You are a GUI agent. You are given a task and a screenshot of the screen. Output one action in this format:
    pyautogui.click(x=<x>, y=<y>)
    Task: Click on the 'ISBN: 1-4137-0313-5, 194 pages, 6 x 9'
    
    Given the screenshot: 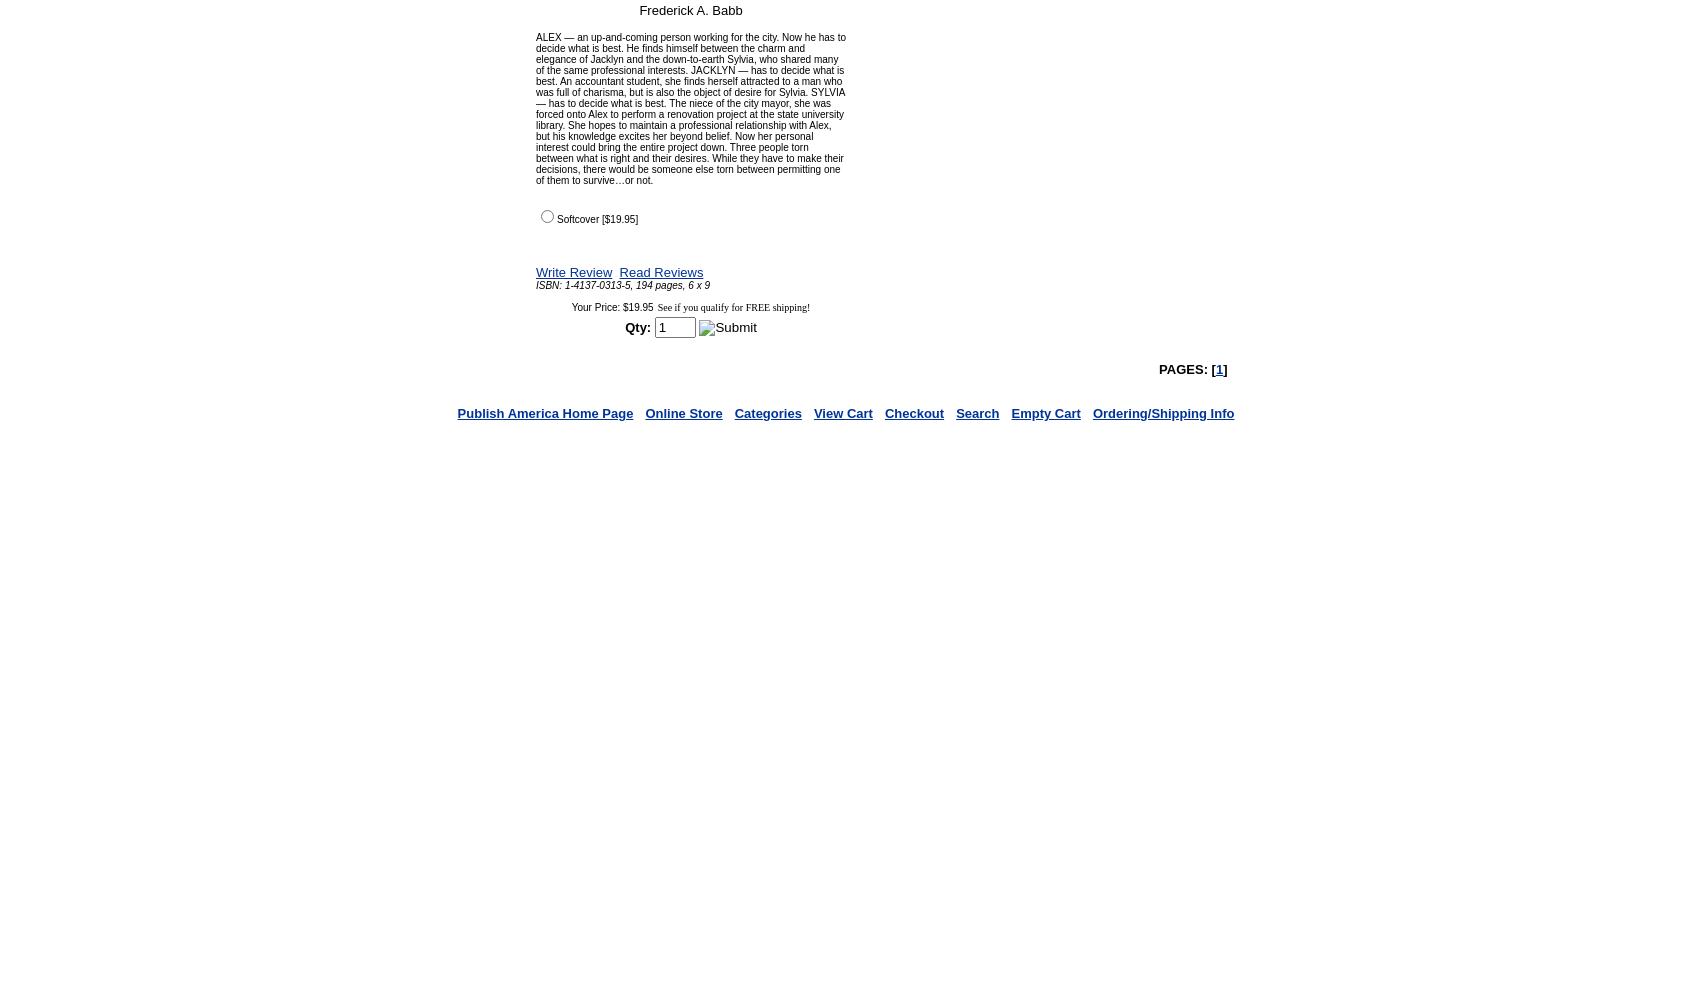 What is the action you would take?
    pyautogui.click(x=621, y=285)
    